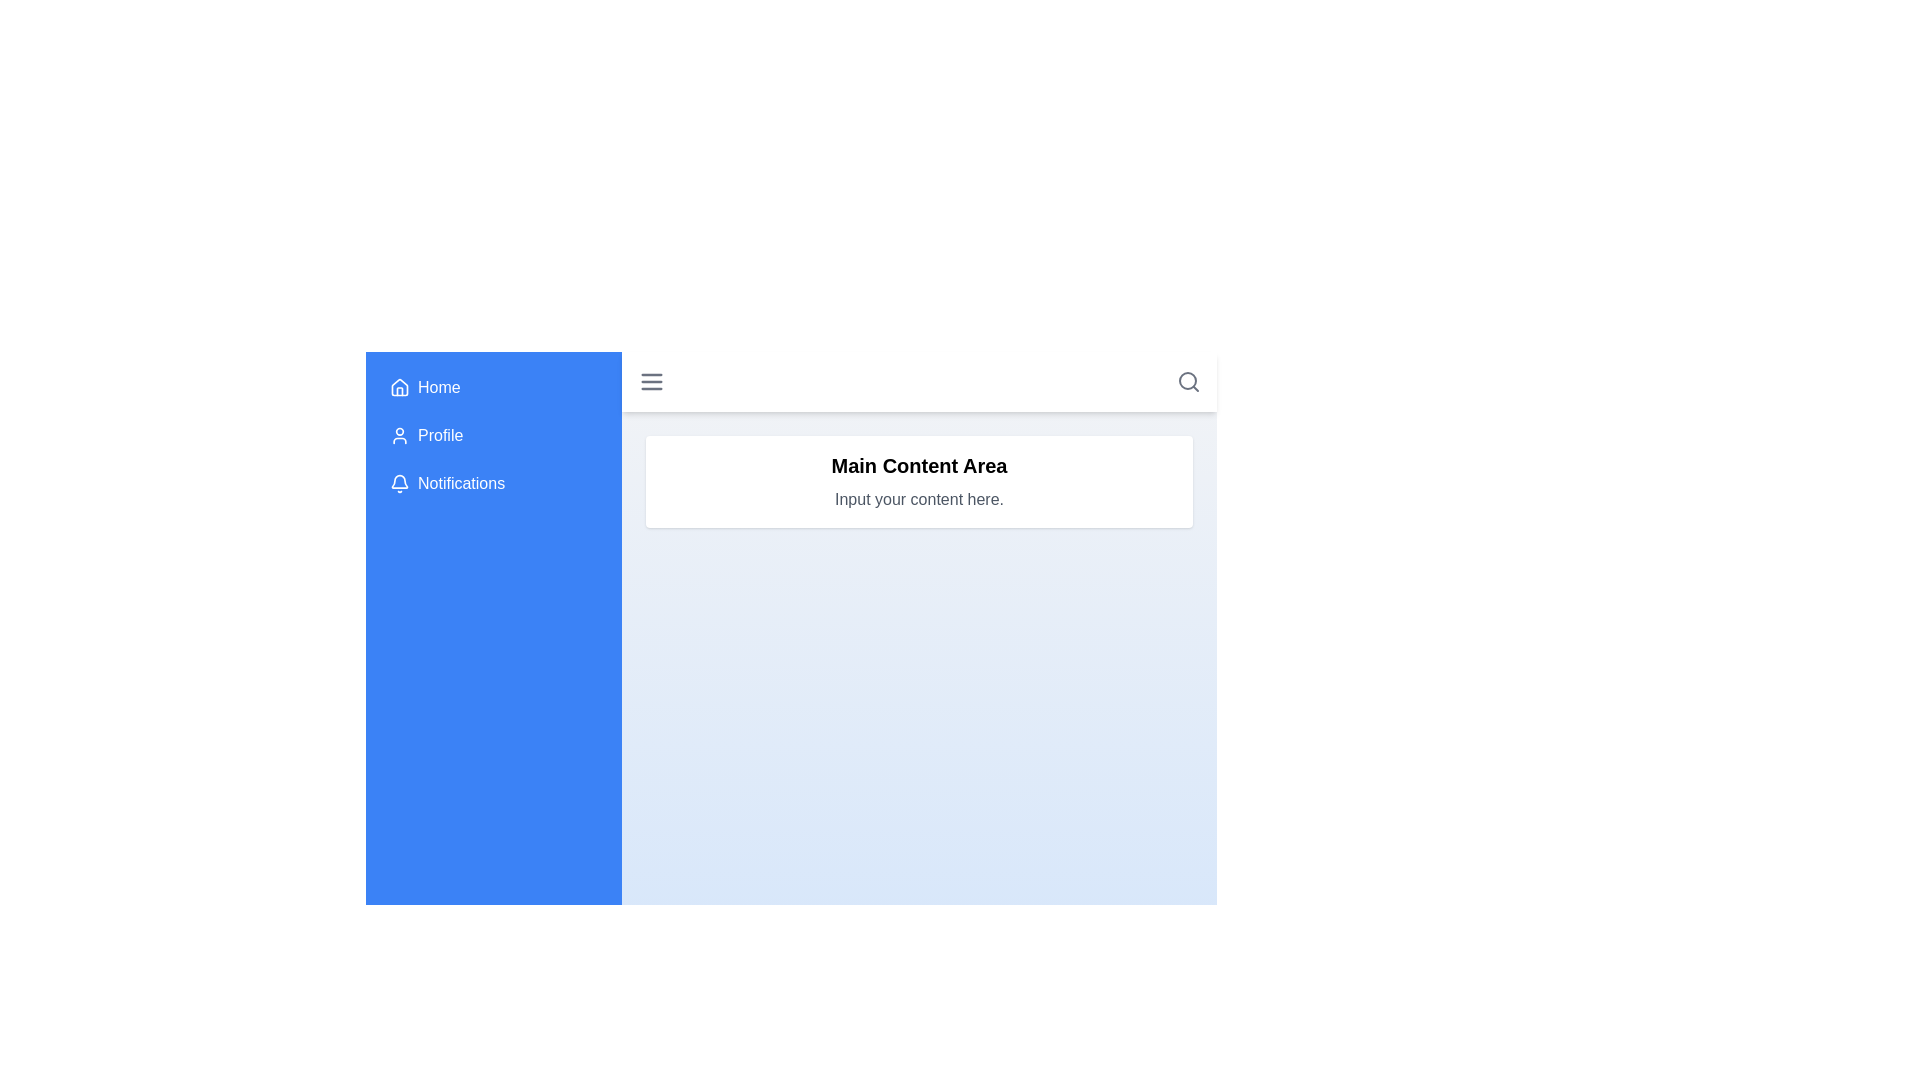 Image resolution: width=1920 pixels, height=1080 pixels. I want to click on the menu icon in the app bar to toggle the sidebar visibility, so click(652, 381).